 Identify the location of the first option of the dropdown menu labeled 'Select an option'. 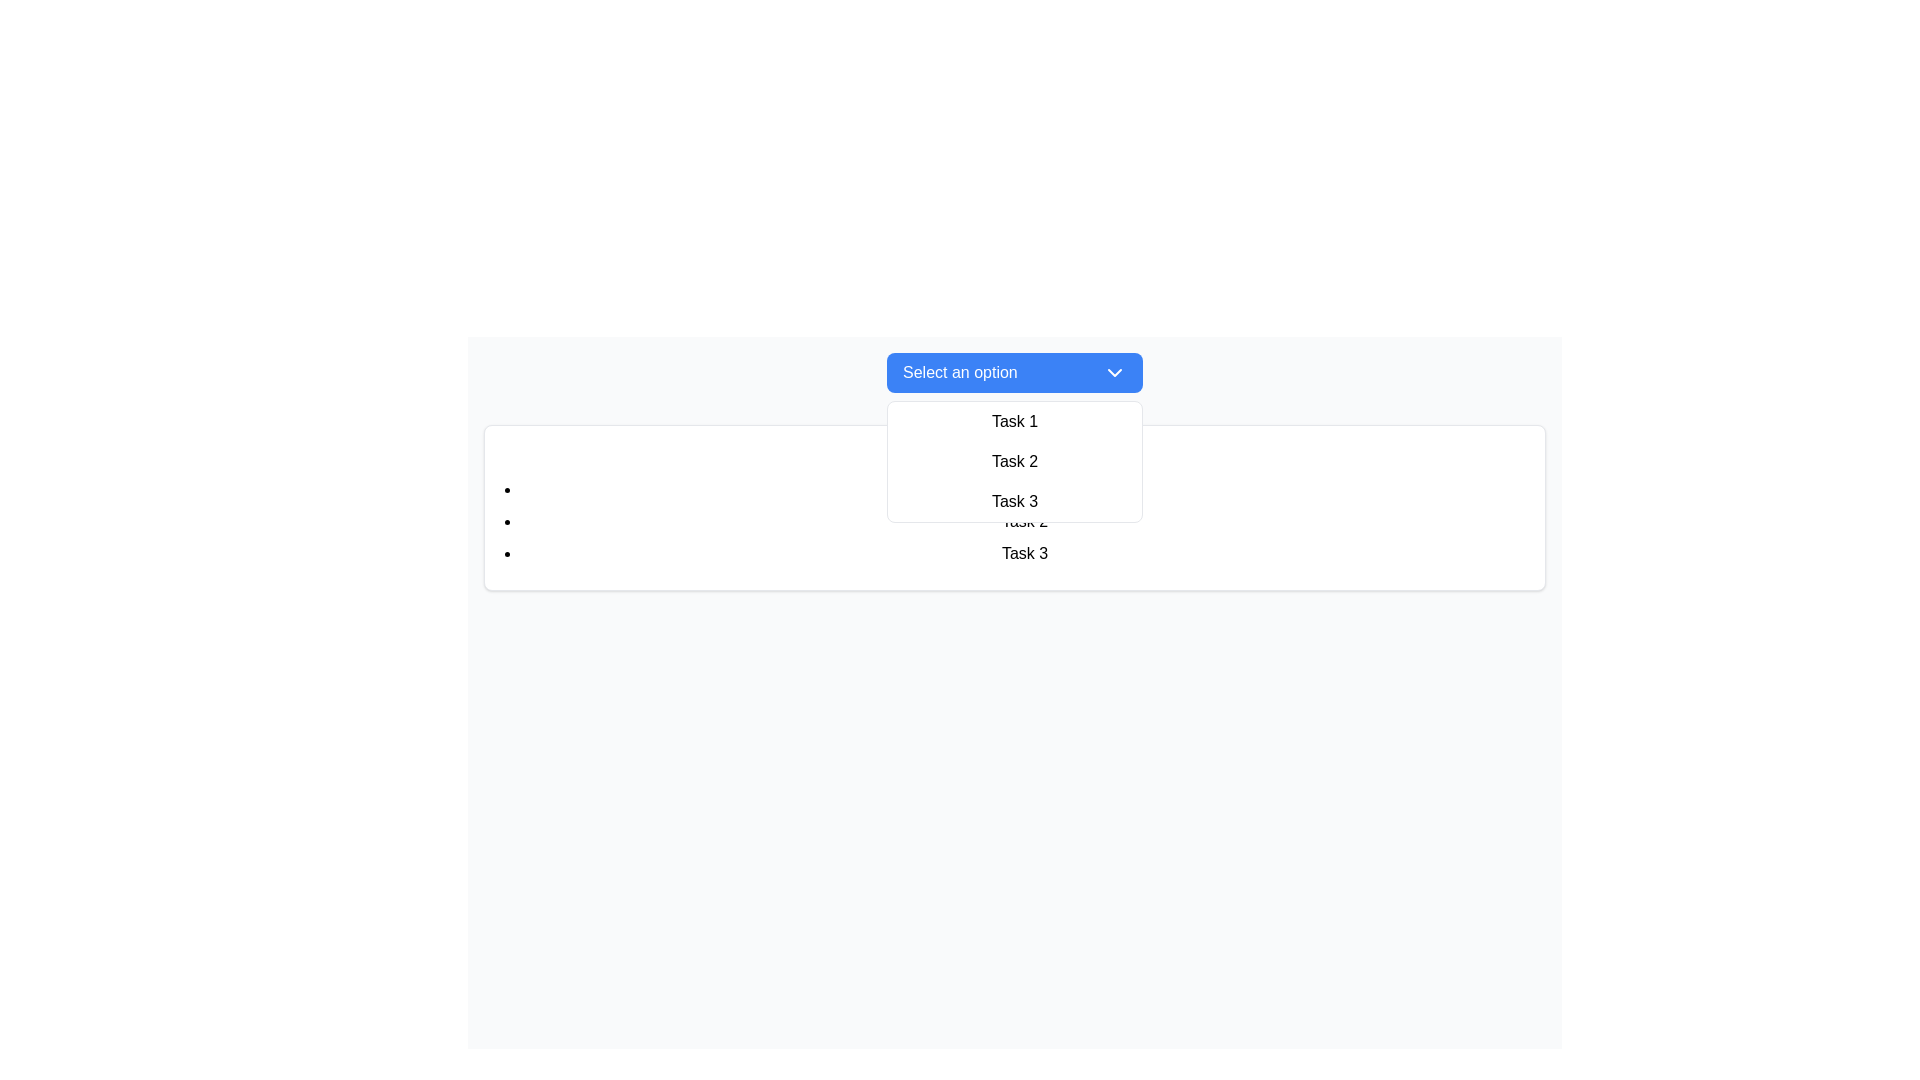
(1014, 420).